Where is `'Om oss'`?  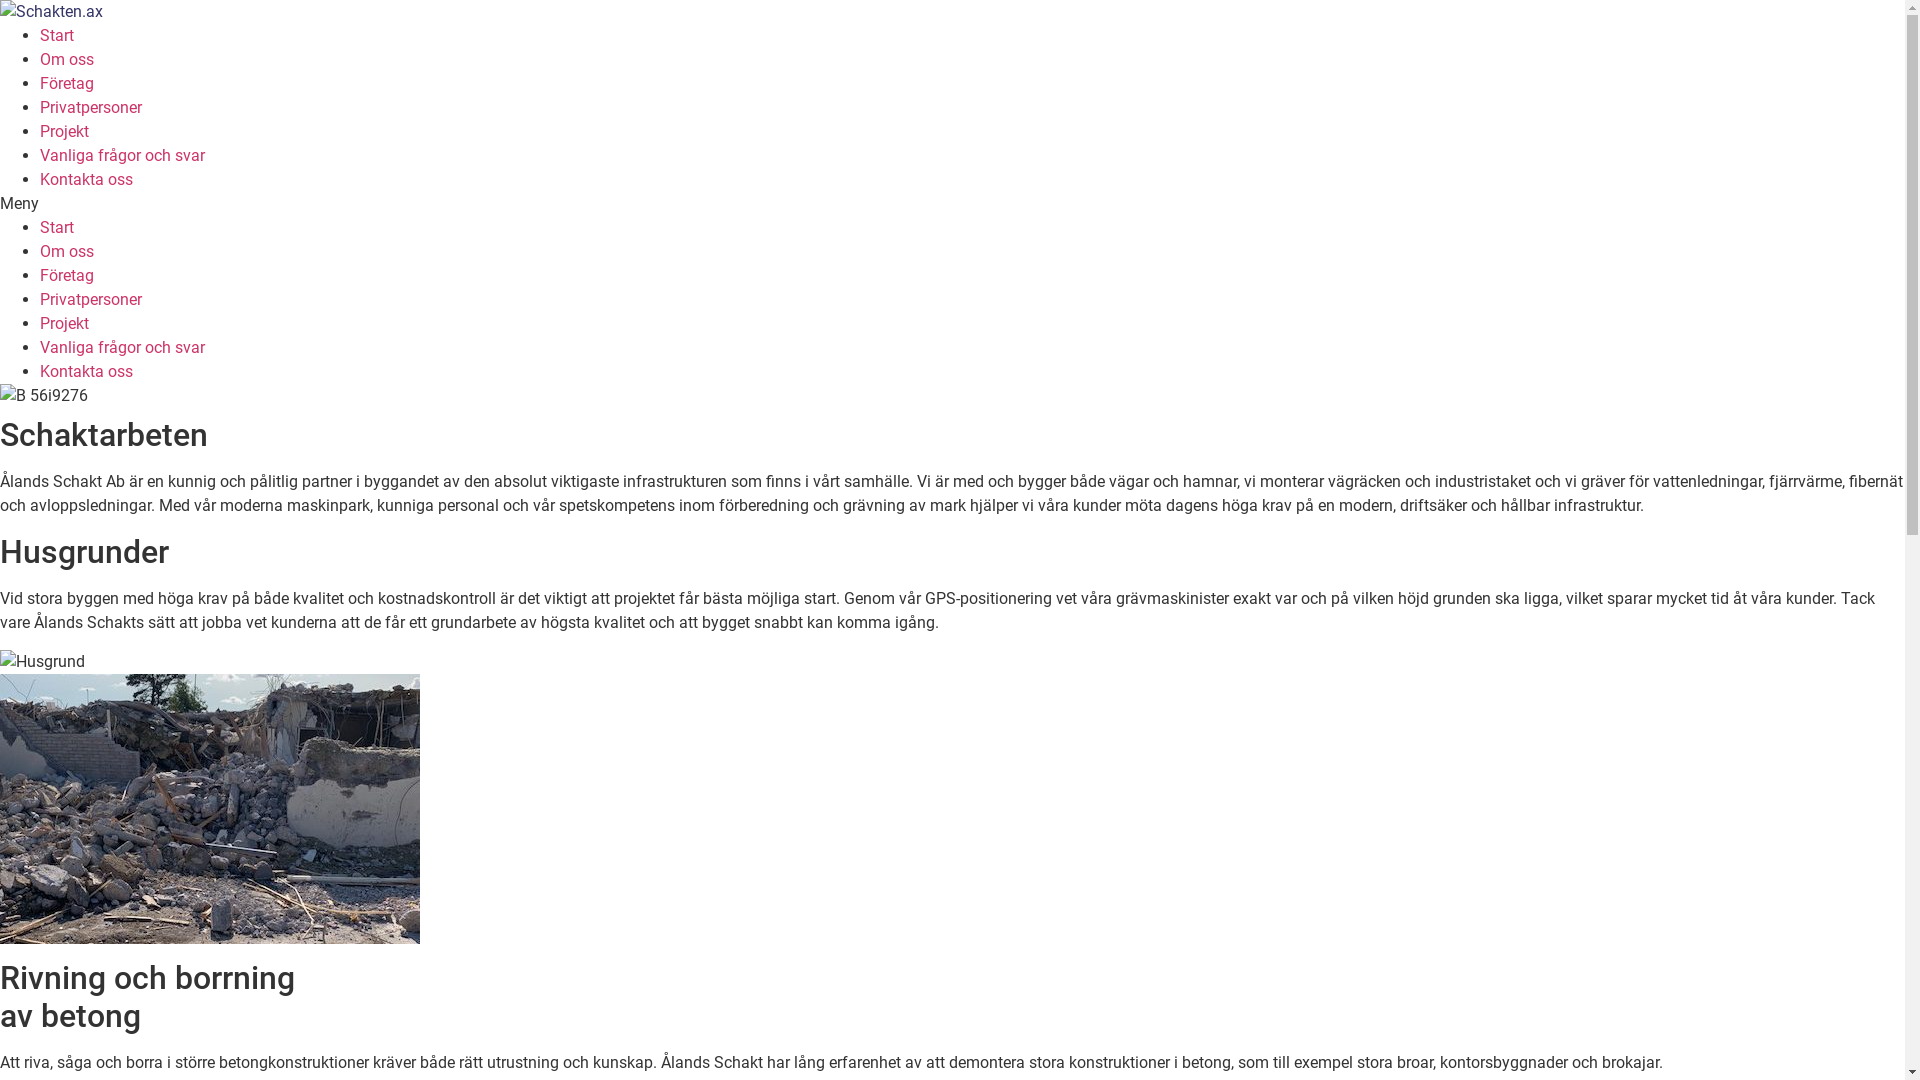
'Om oss' is located at coordinates (39, 250).